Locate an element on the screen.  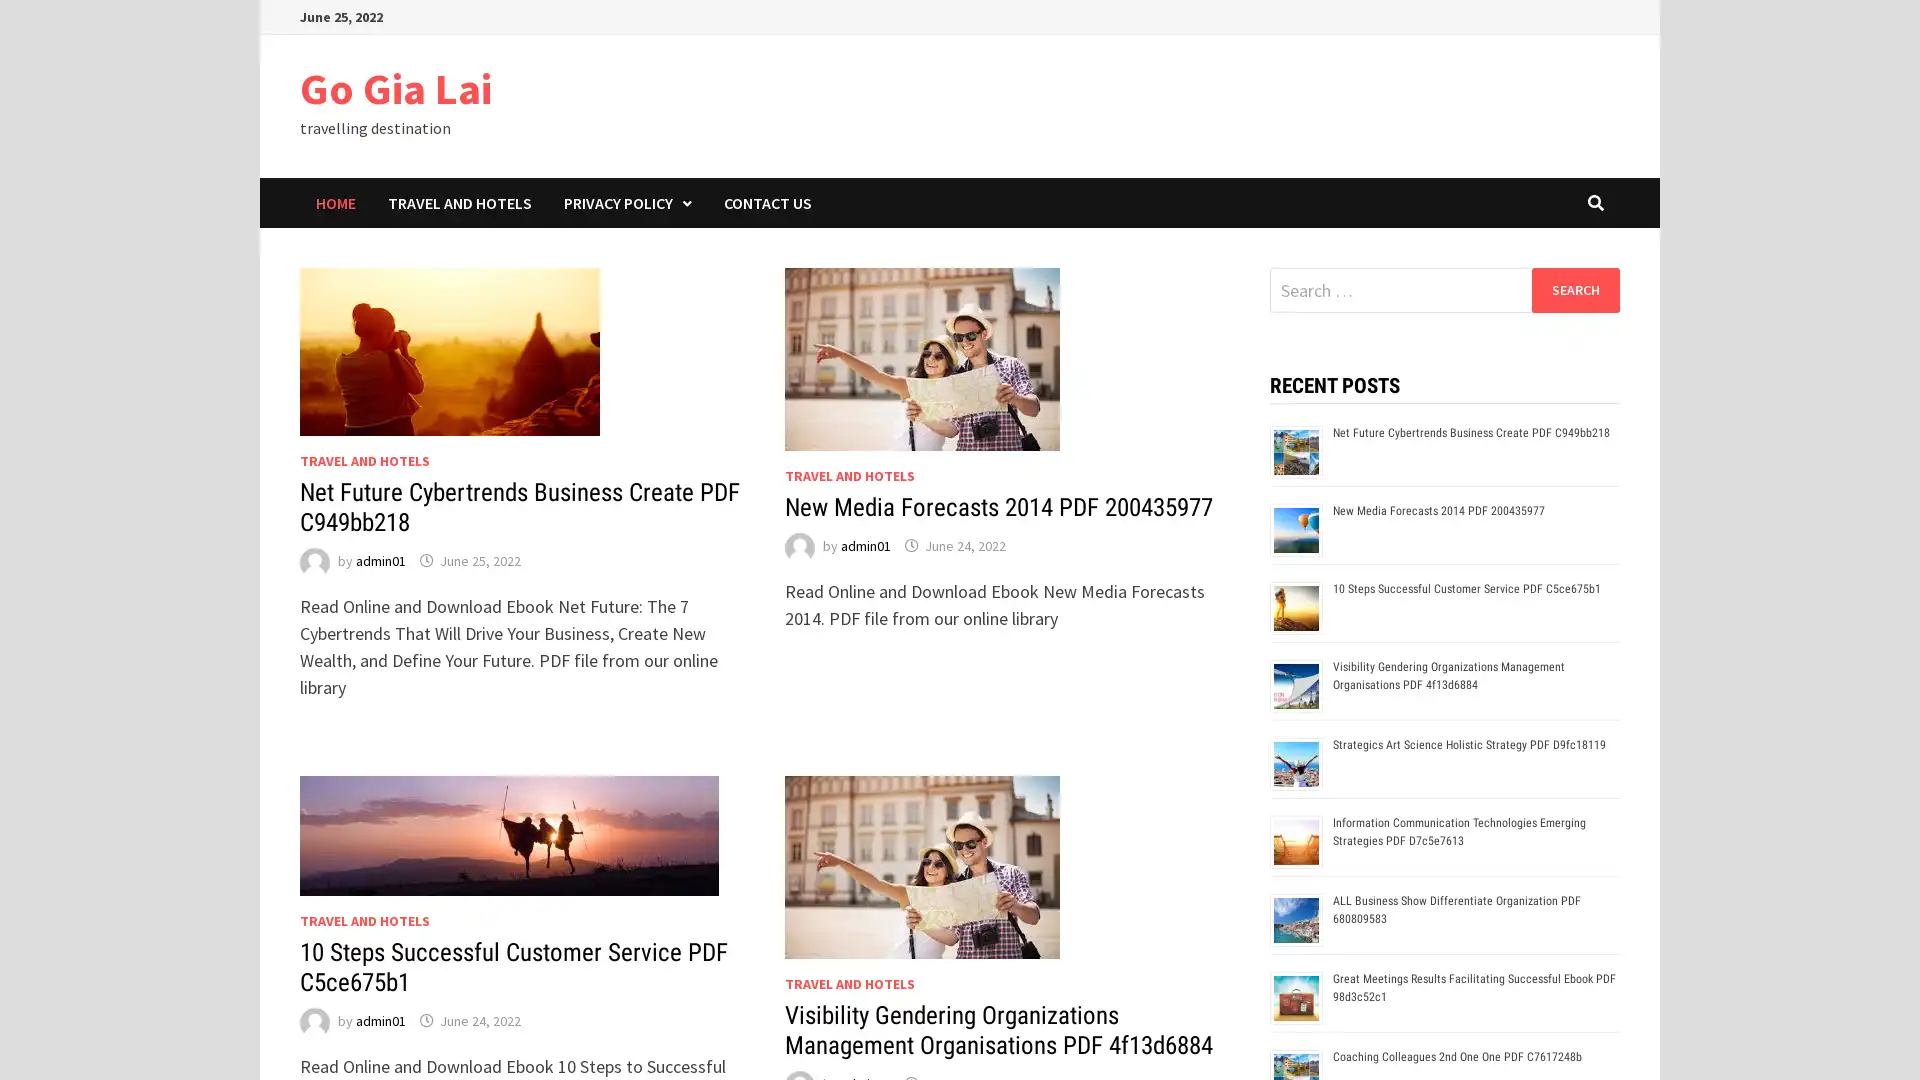
Search is located at coordinates (1574, 289).